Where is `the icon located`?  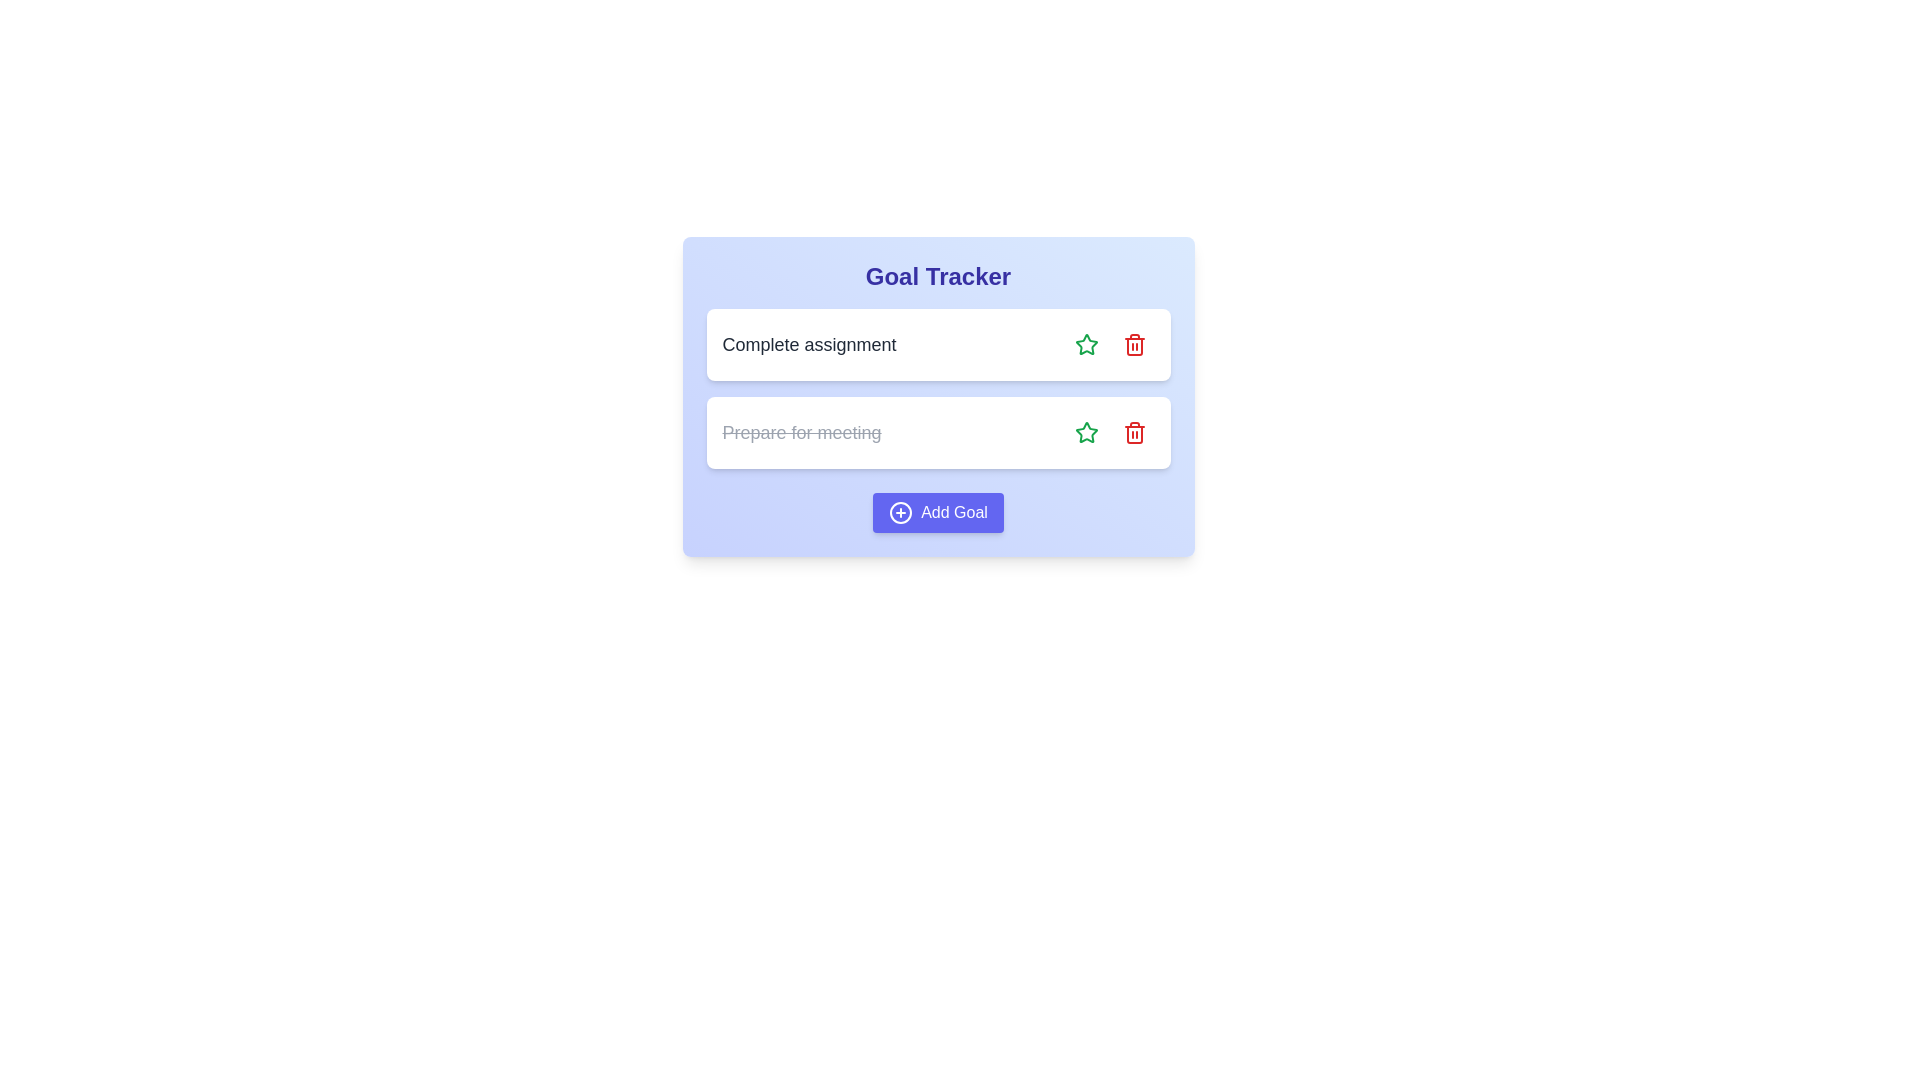
the icon located is located at coordinates (1085, 431).